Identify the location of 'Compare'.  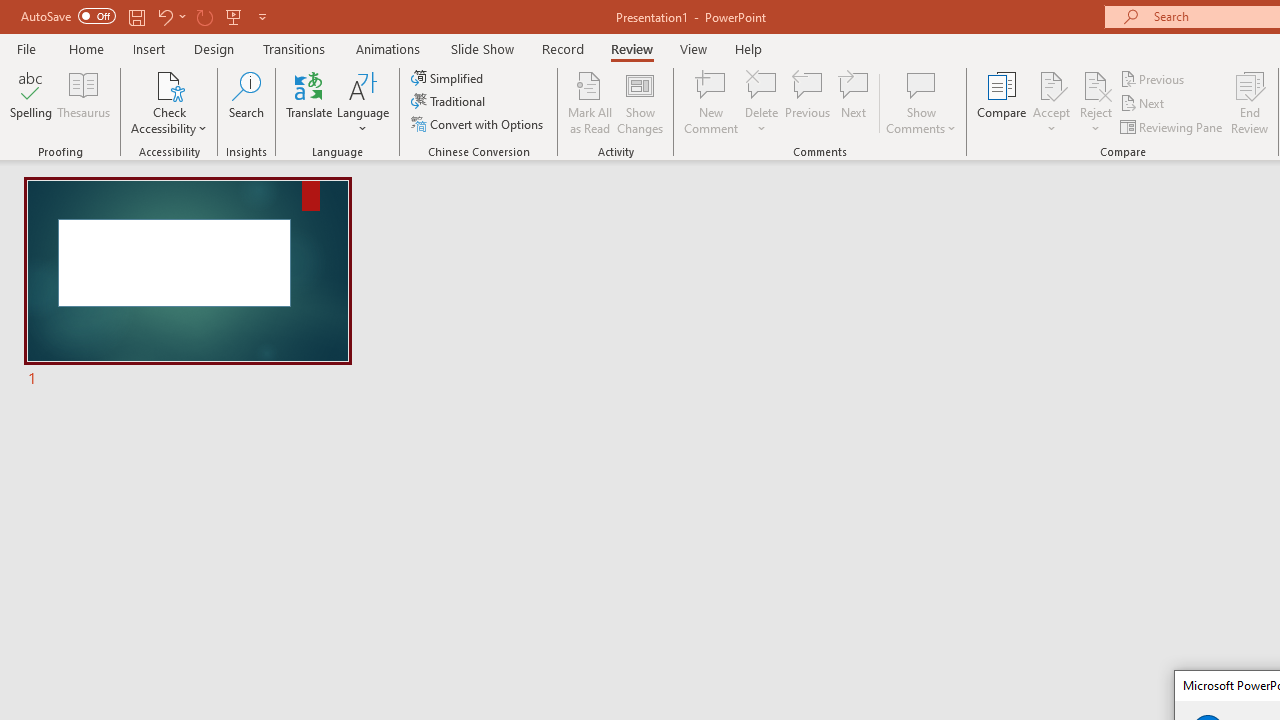
(1002, 103).